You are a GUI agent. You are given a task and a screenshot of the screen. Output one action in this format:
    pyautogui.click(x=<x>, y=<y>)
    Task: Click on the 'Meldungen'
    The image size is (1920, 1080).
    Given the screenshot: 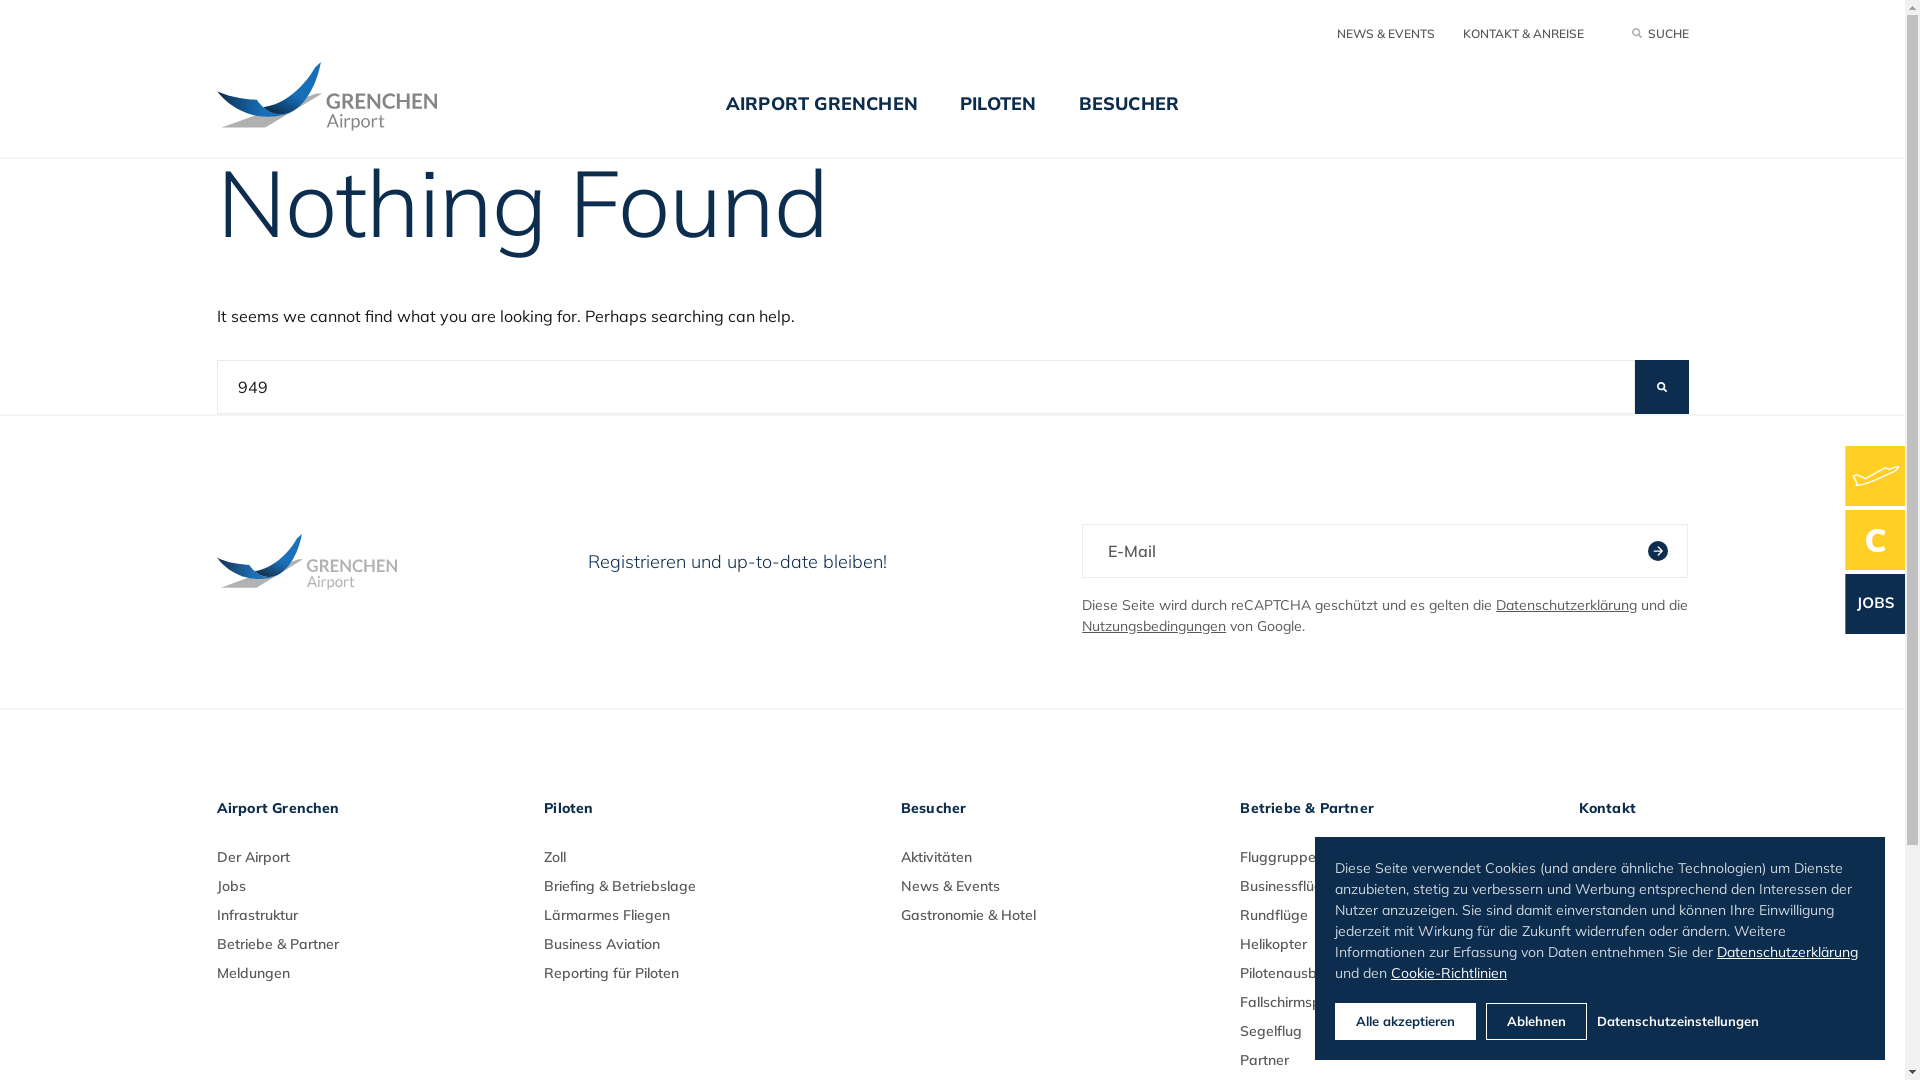 What is the action you would take?
    pyautogui.click(x=251, y=971)
    